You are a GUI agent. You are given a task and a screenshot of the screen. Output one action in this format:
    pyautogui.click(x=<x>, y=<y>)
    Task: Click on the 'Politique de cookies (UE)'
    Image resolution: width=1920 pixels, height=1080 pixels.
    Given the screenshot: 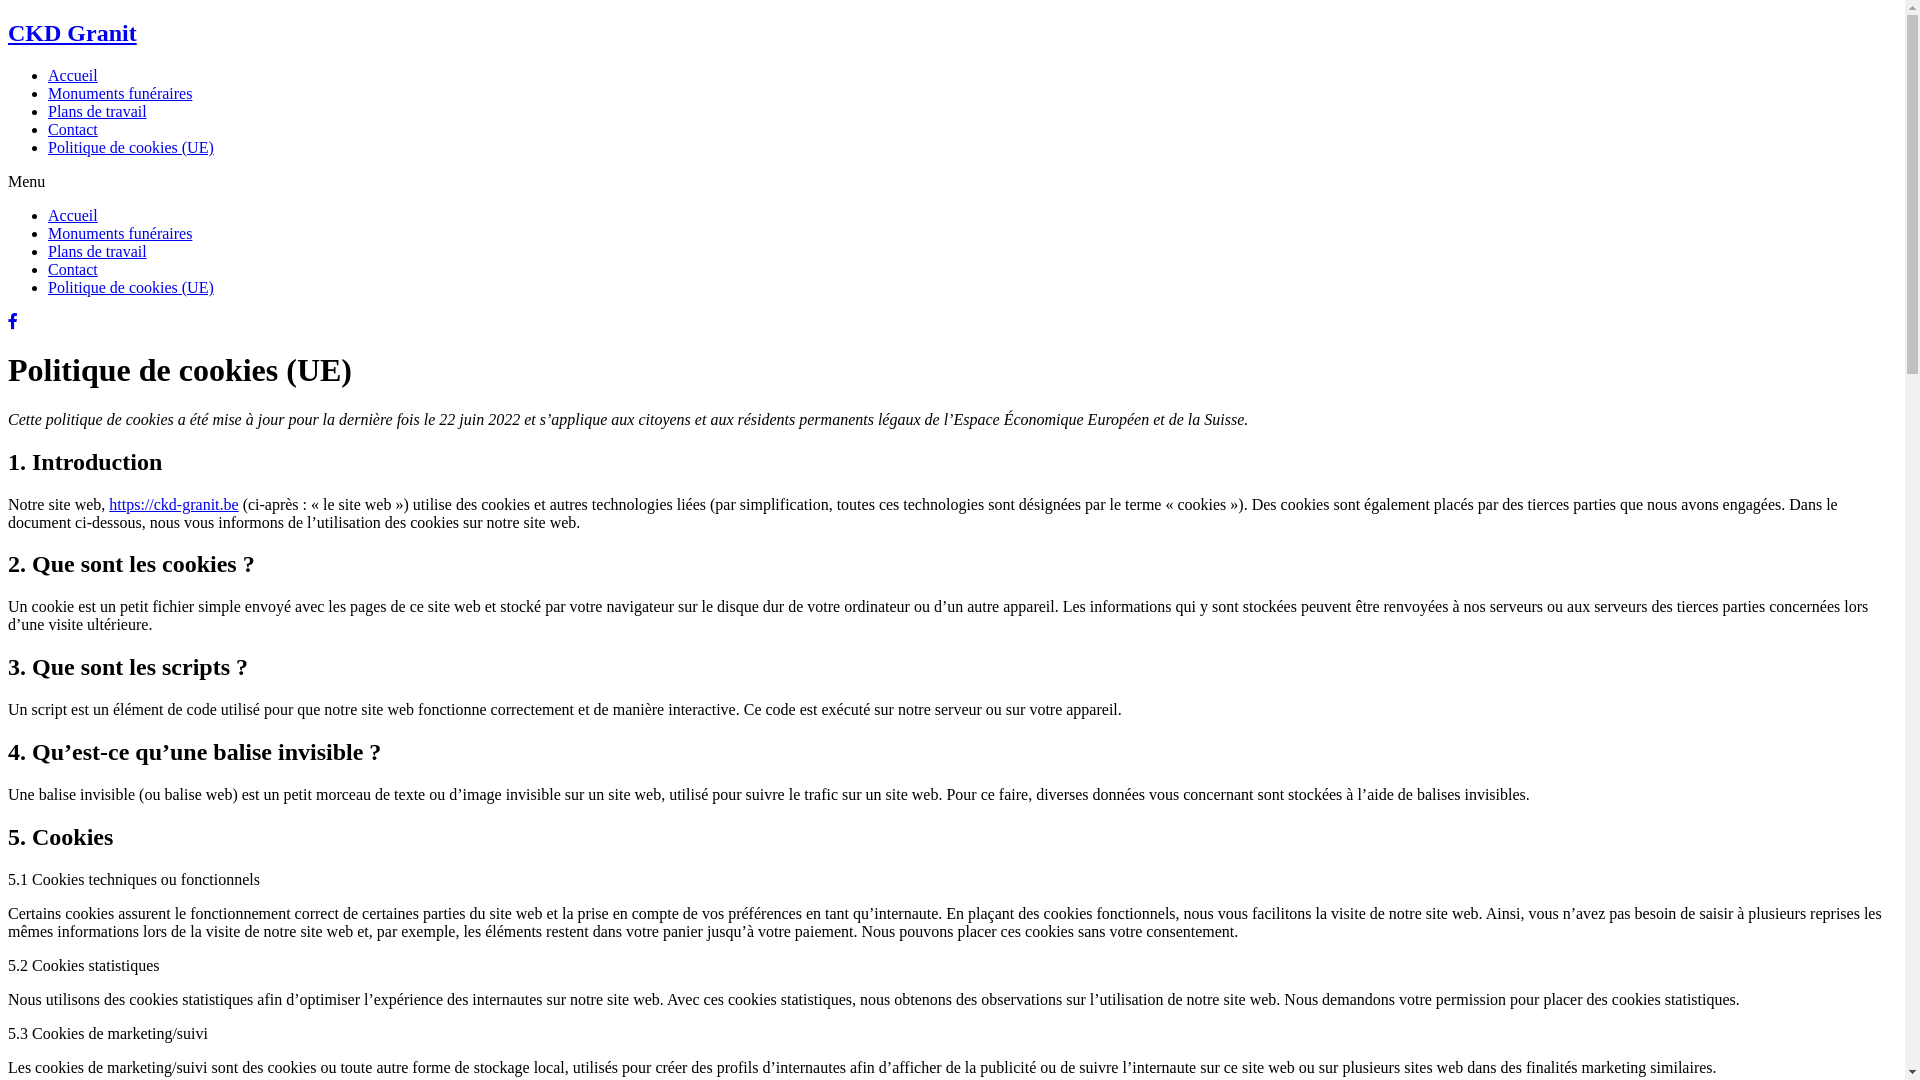 What is the action you would take?
    pyautogui.click(x=129, y=287)
    